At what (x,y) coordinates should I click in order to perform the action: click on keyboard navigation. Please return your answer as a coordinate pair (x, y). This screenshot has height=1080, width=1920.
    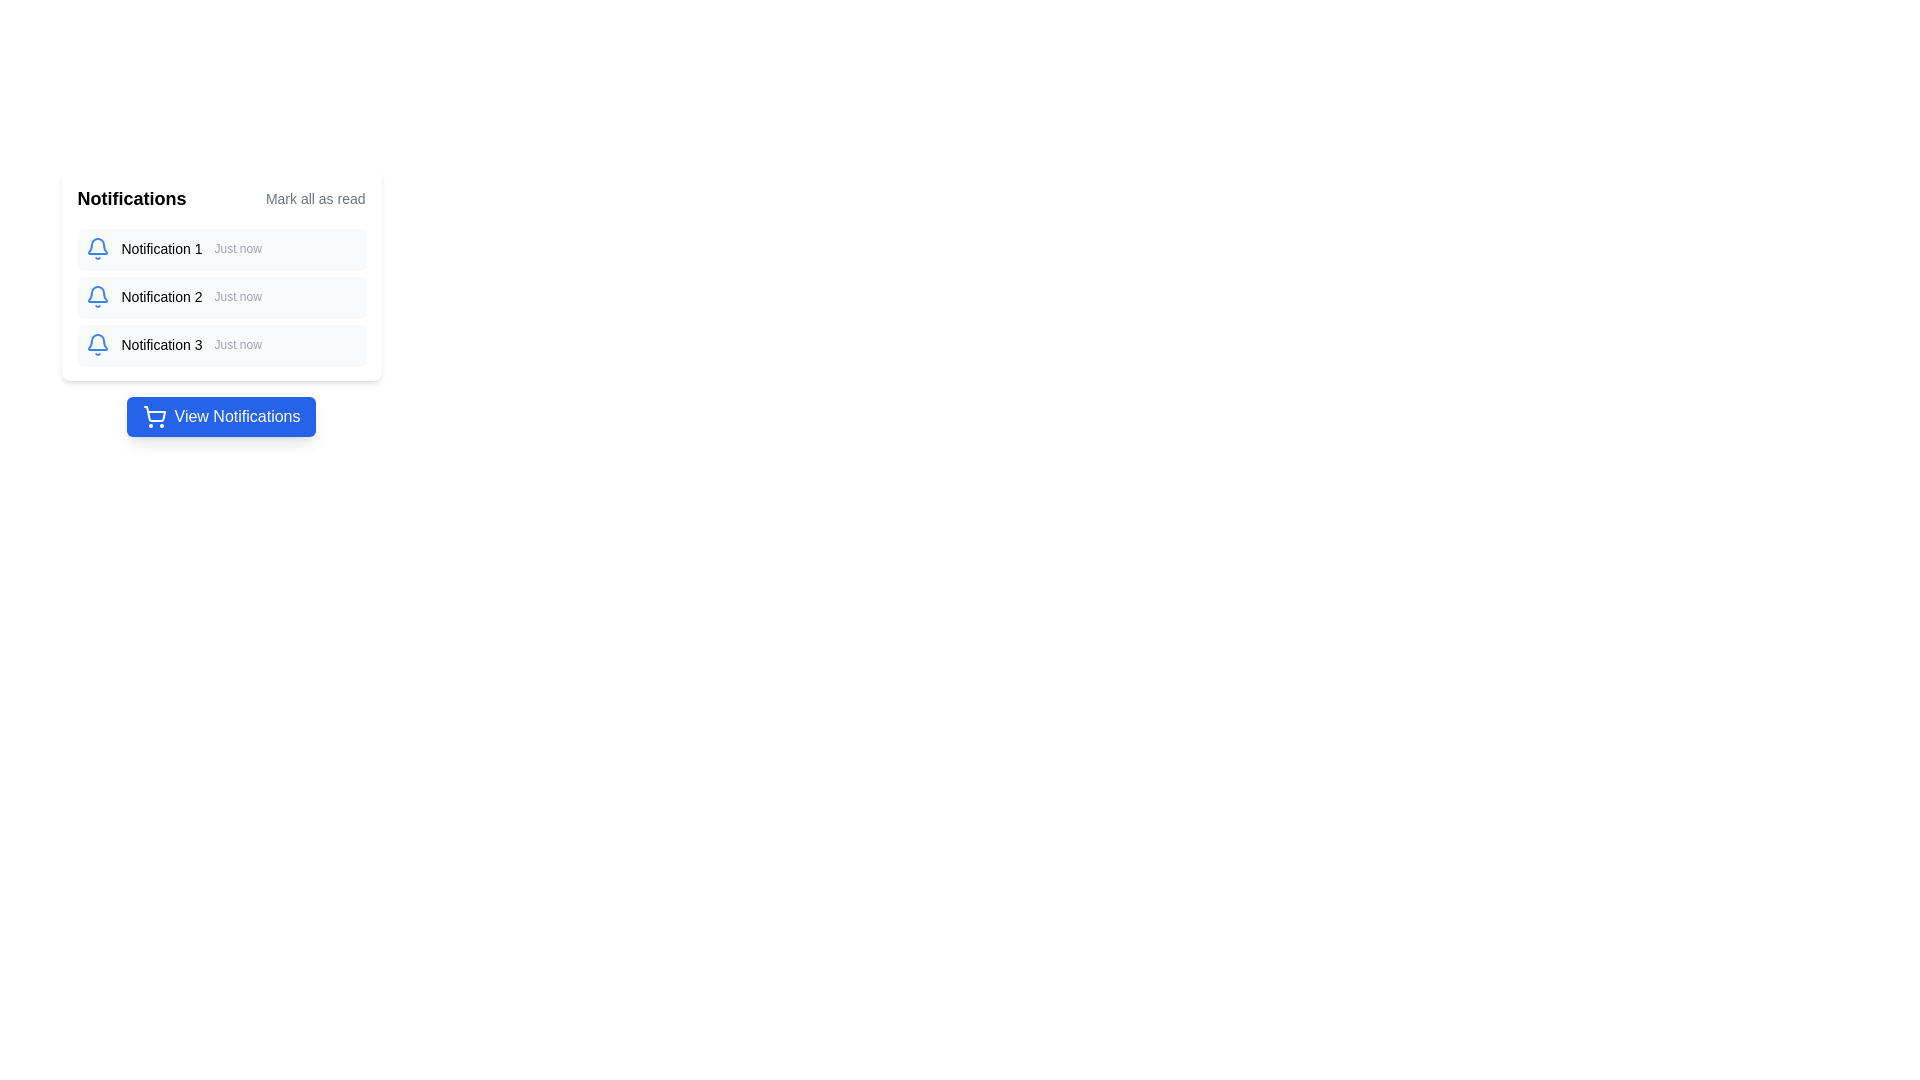
    Looking at the image, I should click on (221, 415).